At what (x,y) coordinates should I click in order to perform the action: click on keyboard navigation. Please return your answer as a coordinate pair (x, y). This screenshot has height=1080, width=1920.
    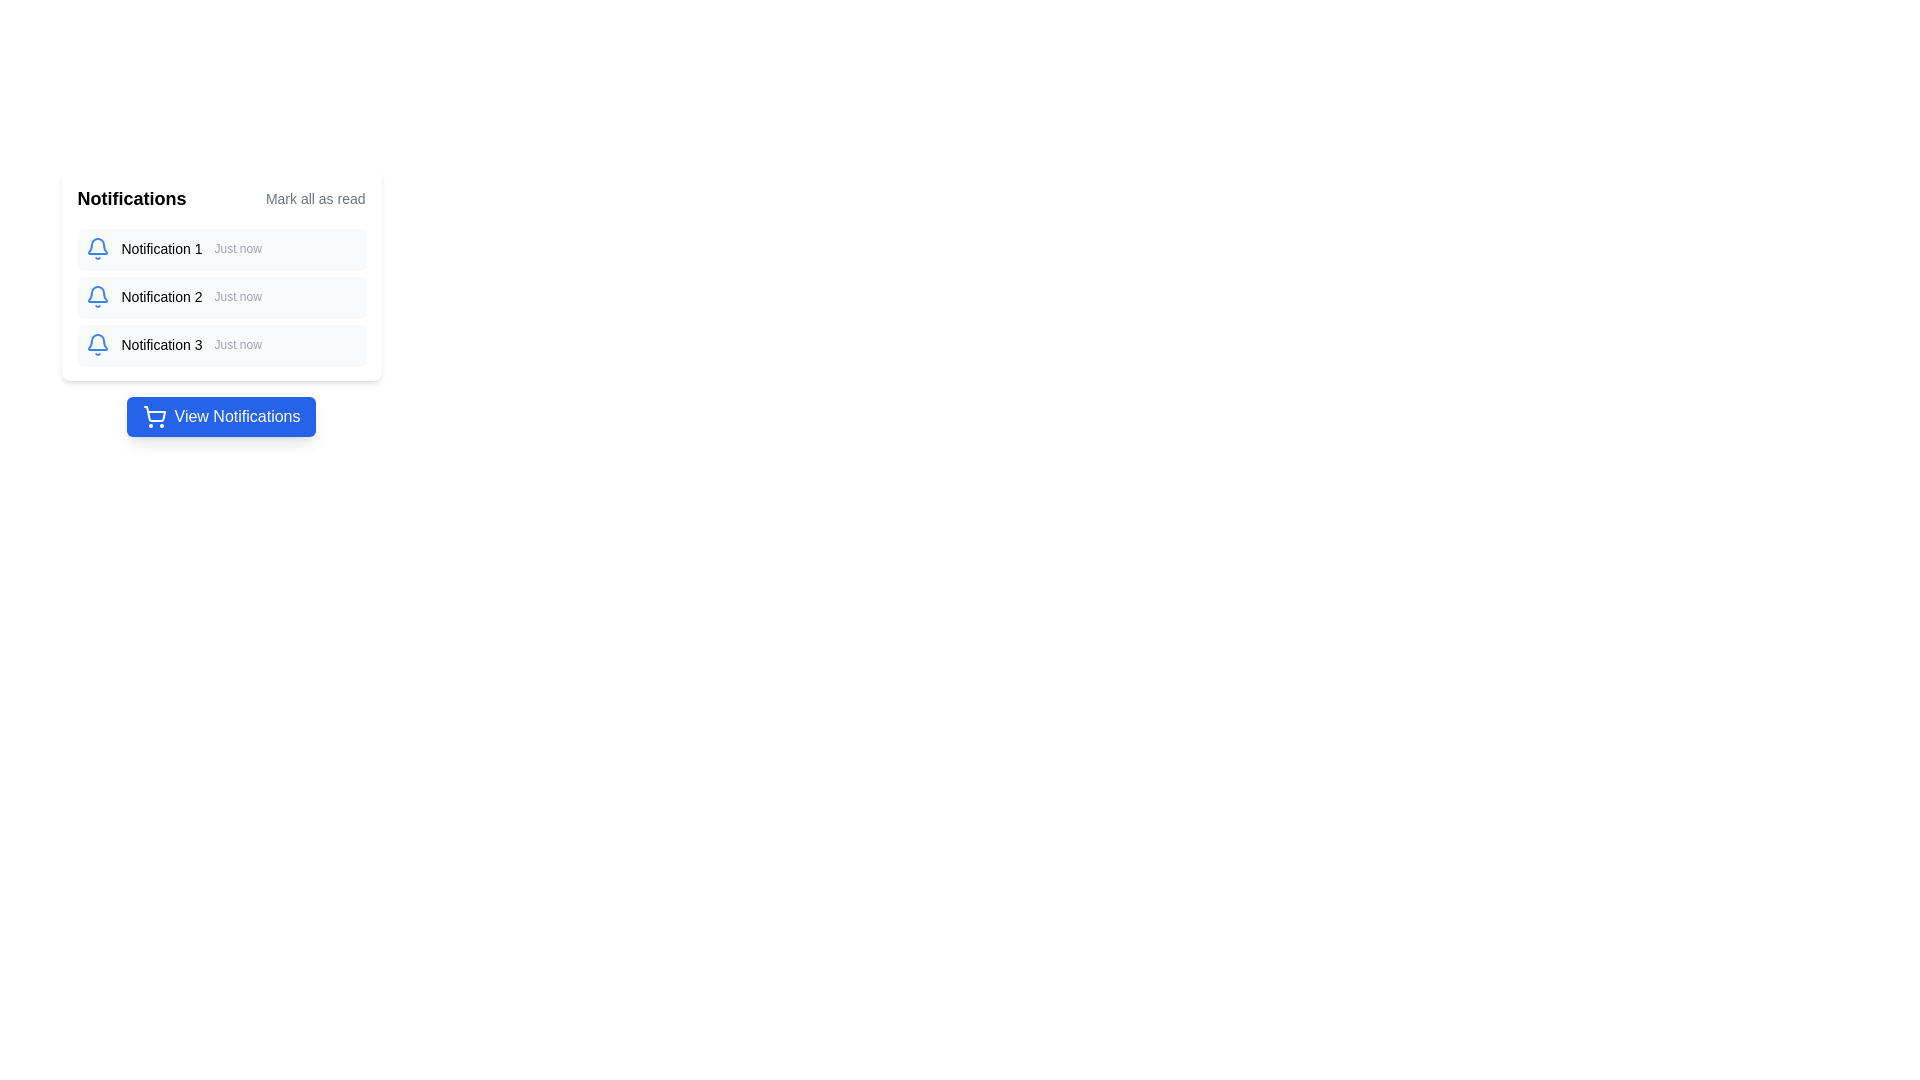
    Looking at the image, I should click on (221, 415).